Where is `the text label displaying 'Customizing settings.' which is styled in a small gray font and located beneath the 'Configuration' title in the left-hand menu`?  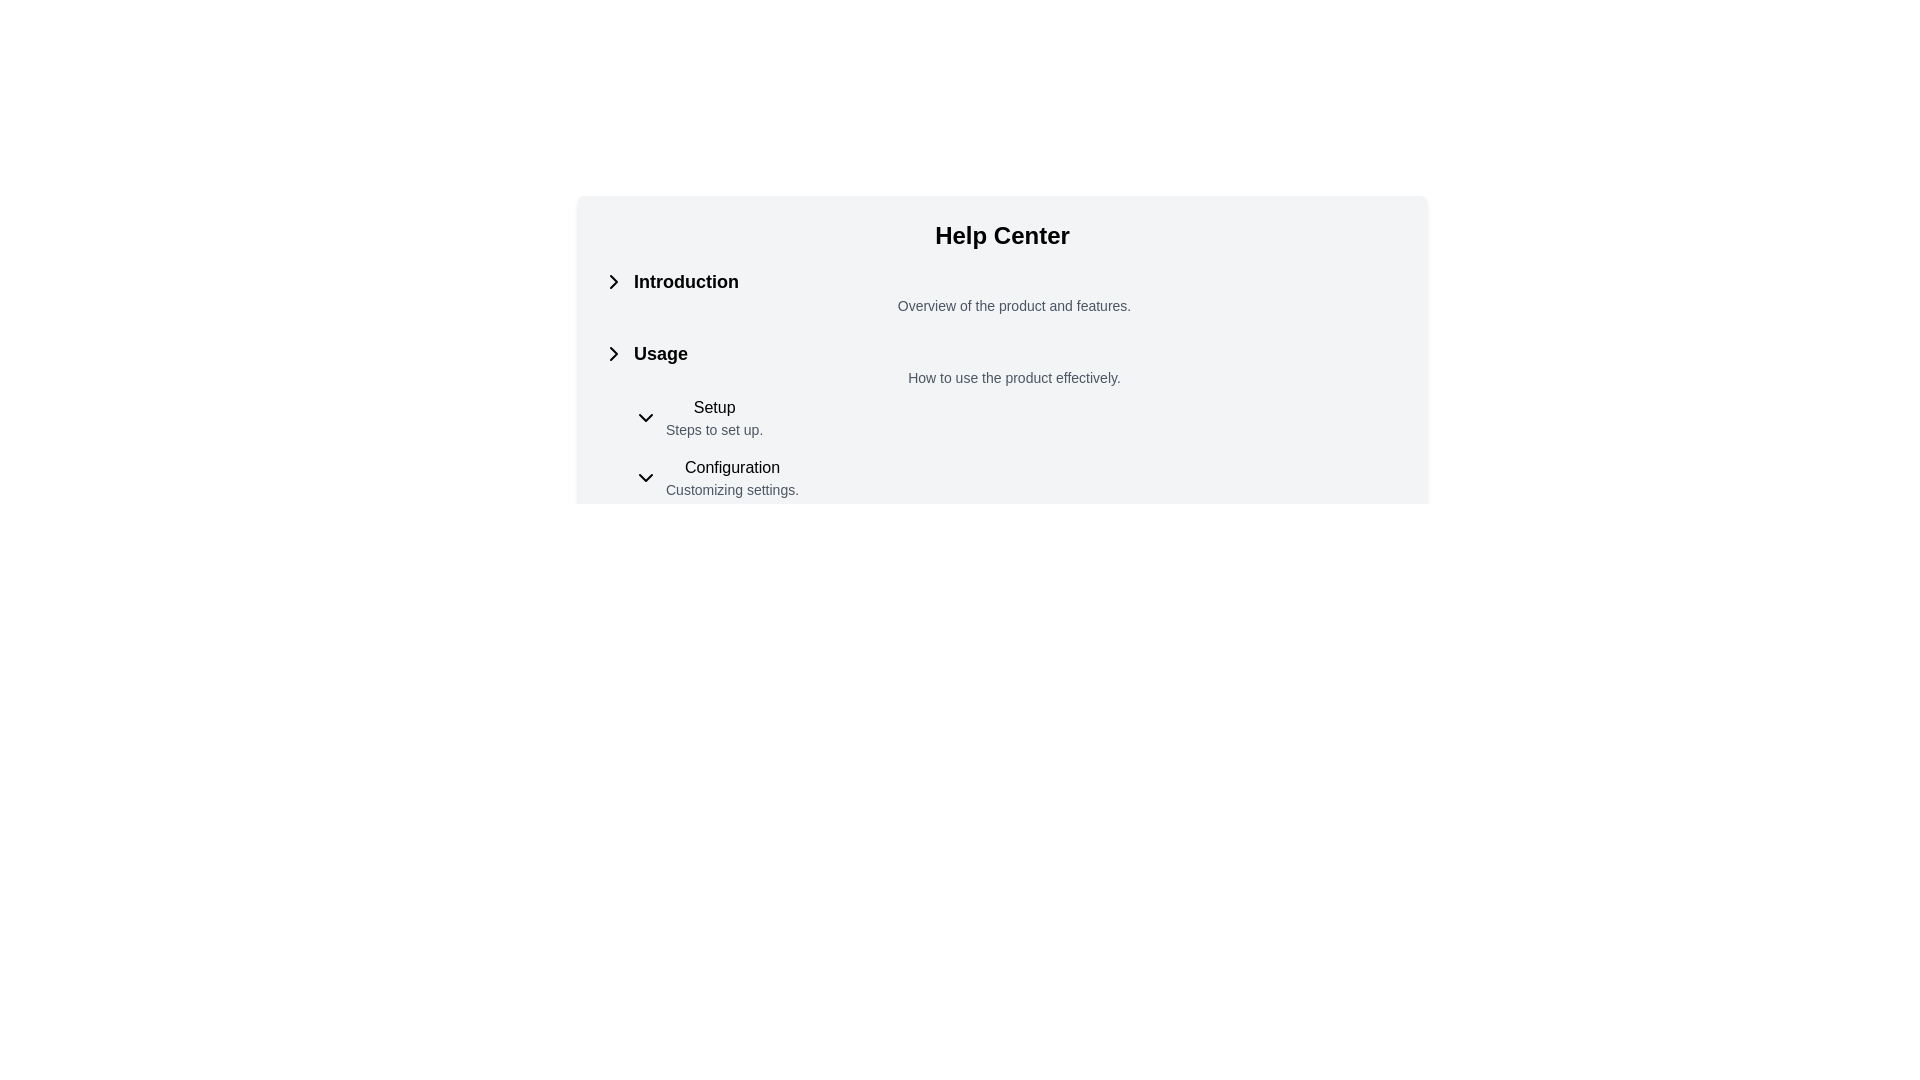 the text label displaying 'Customizing settings.' which is styled in a small gray font and located beneath the 'Configuration' title in the left-hand menu is located at coordinates (731, 489).